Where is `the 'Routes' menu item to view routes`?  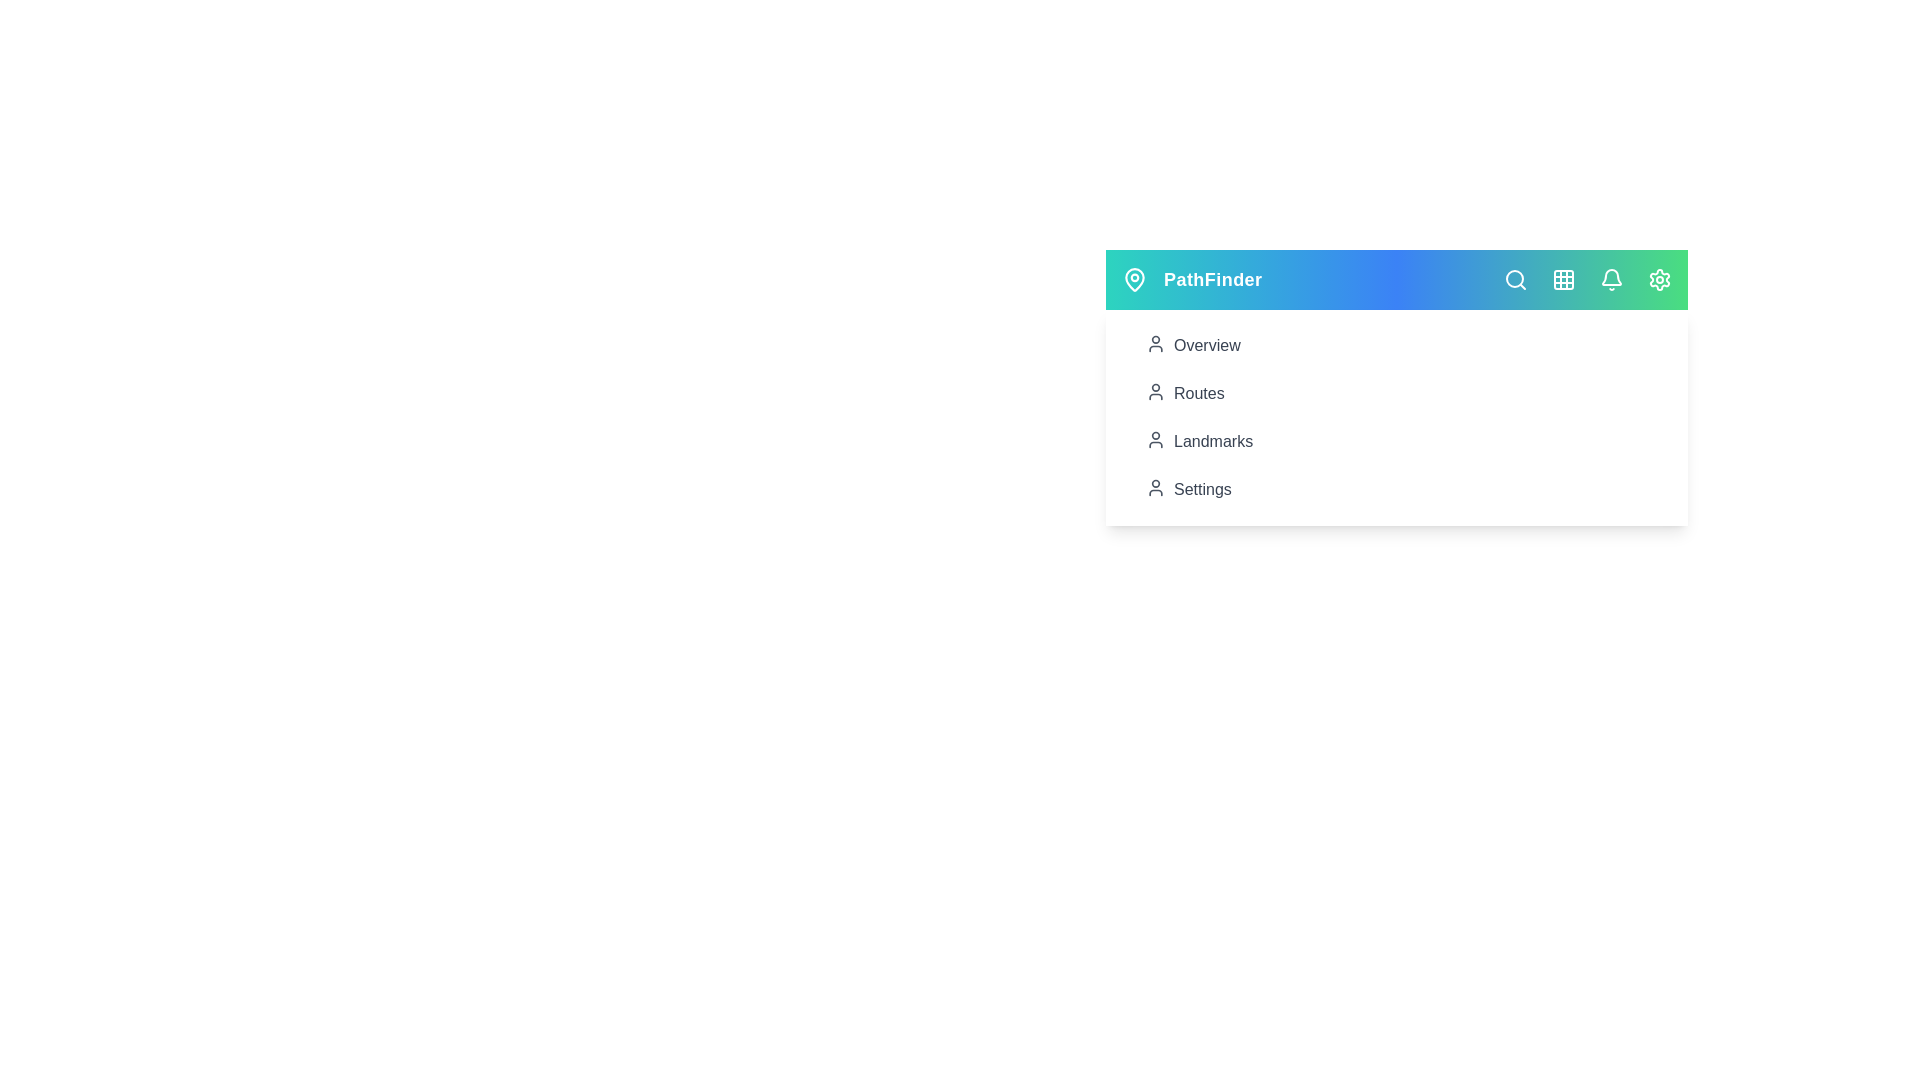 the 'Routes' menu item to view routes is located at coordinates (1395, 393).